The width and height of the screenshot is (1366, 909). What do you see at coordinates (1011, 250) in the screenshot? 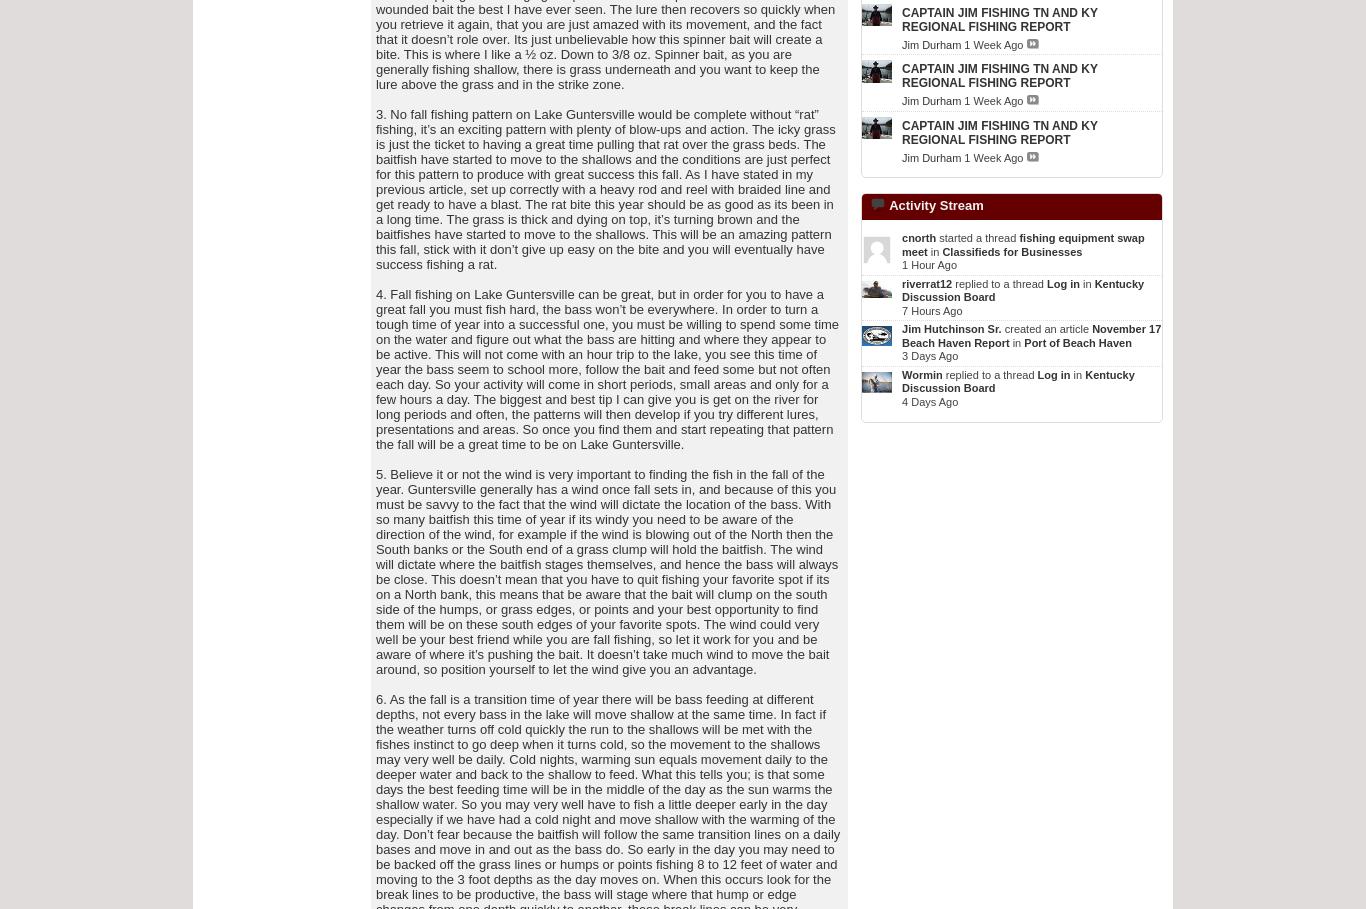
I see `'Classifieds for Businesses'` at bounding box center [1011, 250].